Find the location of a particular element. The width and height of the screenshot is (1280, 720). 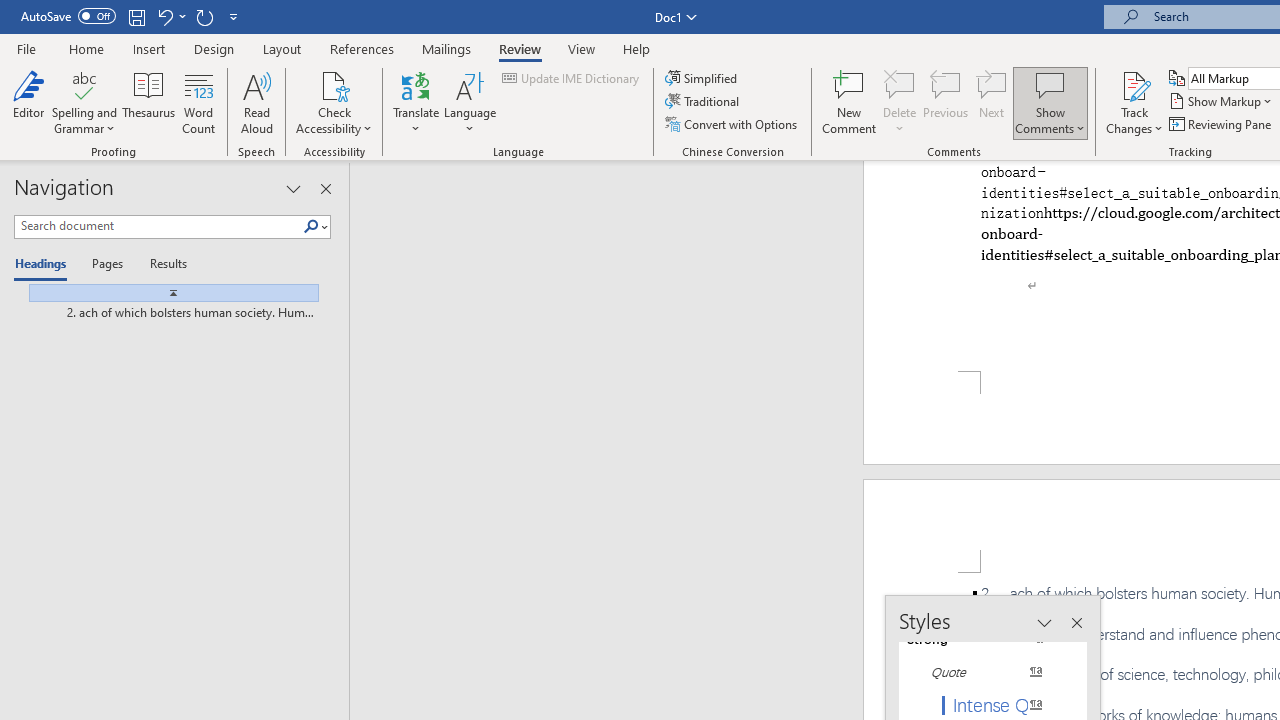

'Delete' is located at coordinates (899, 103).